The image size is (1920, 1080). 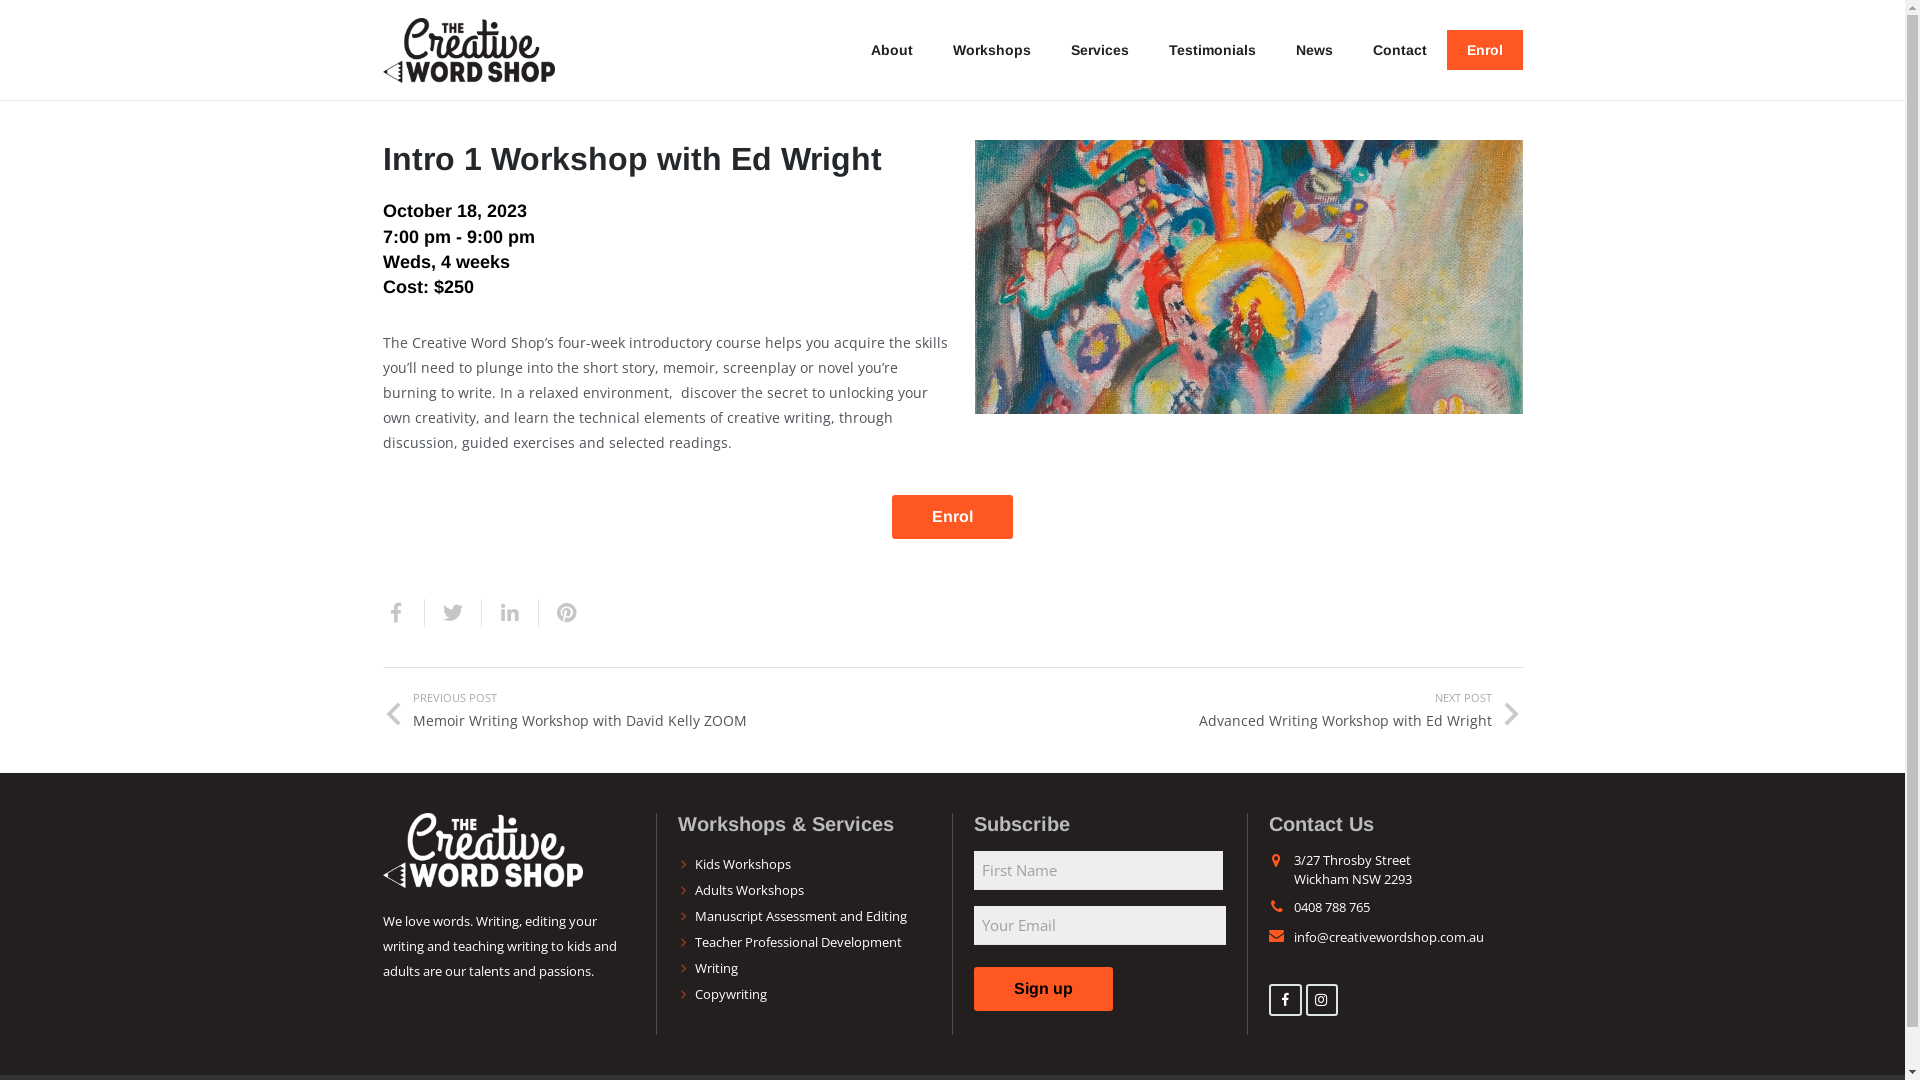 I want to click on 'NEXT POST, so click(x=1236, y=709).